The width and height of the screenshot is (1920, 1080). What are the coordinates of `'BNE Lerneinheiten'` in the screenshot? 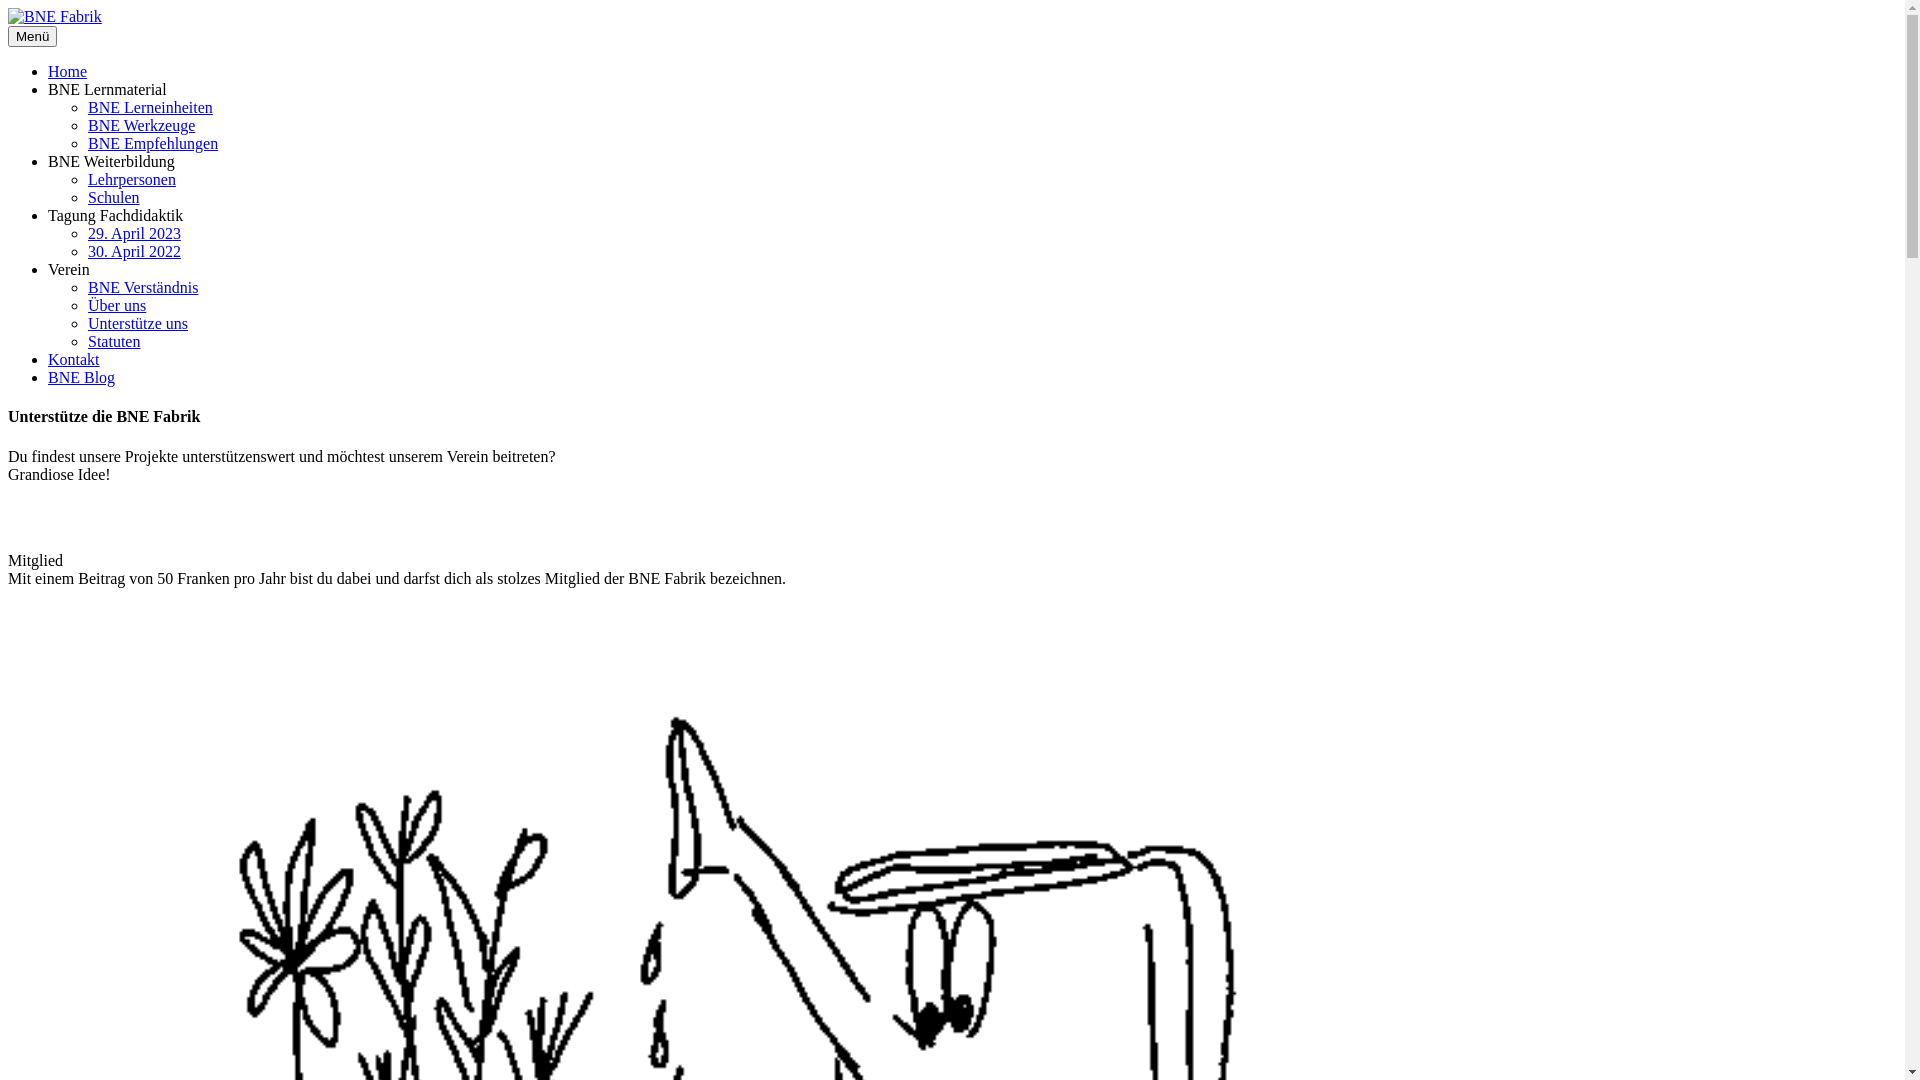 It's located at (149, 107).